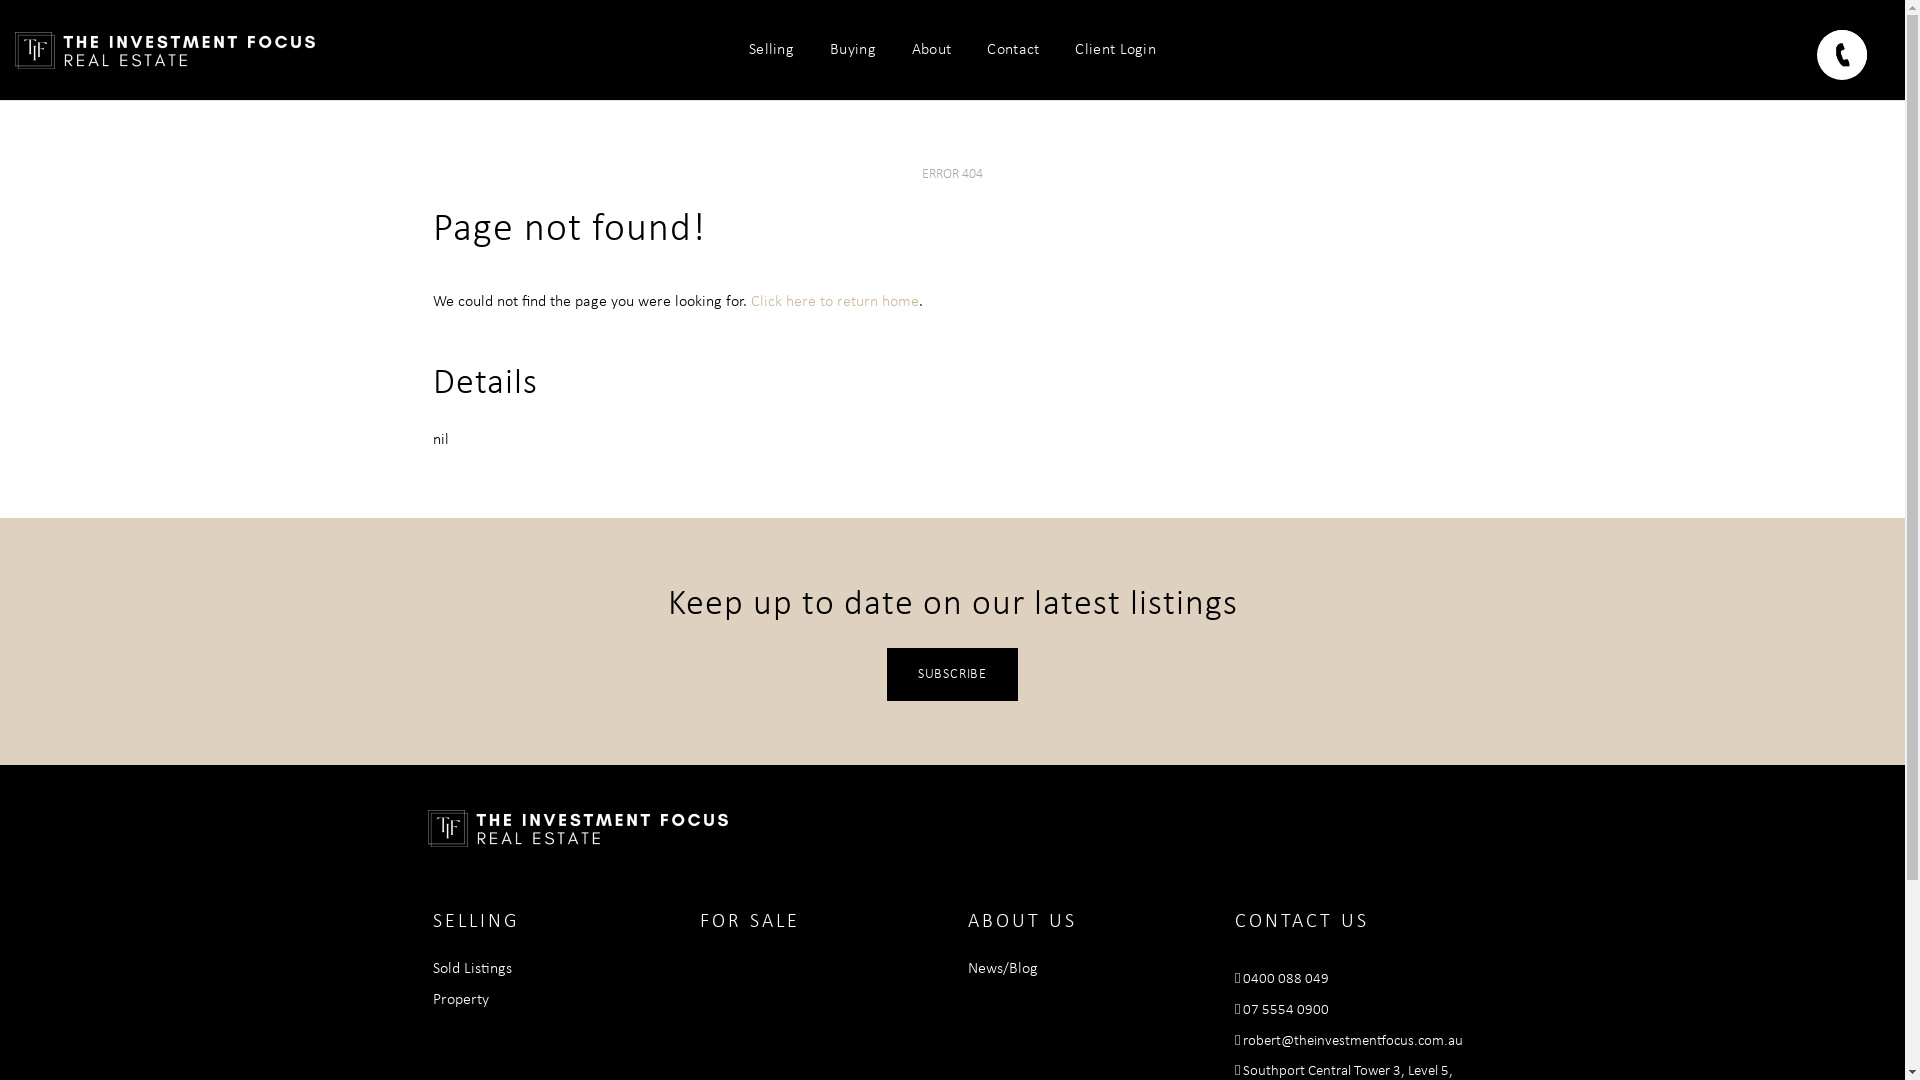  Describe the element at coordinates (834, 301) in the screenshot. I see `'Click here to return home'` at that location.